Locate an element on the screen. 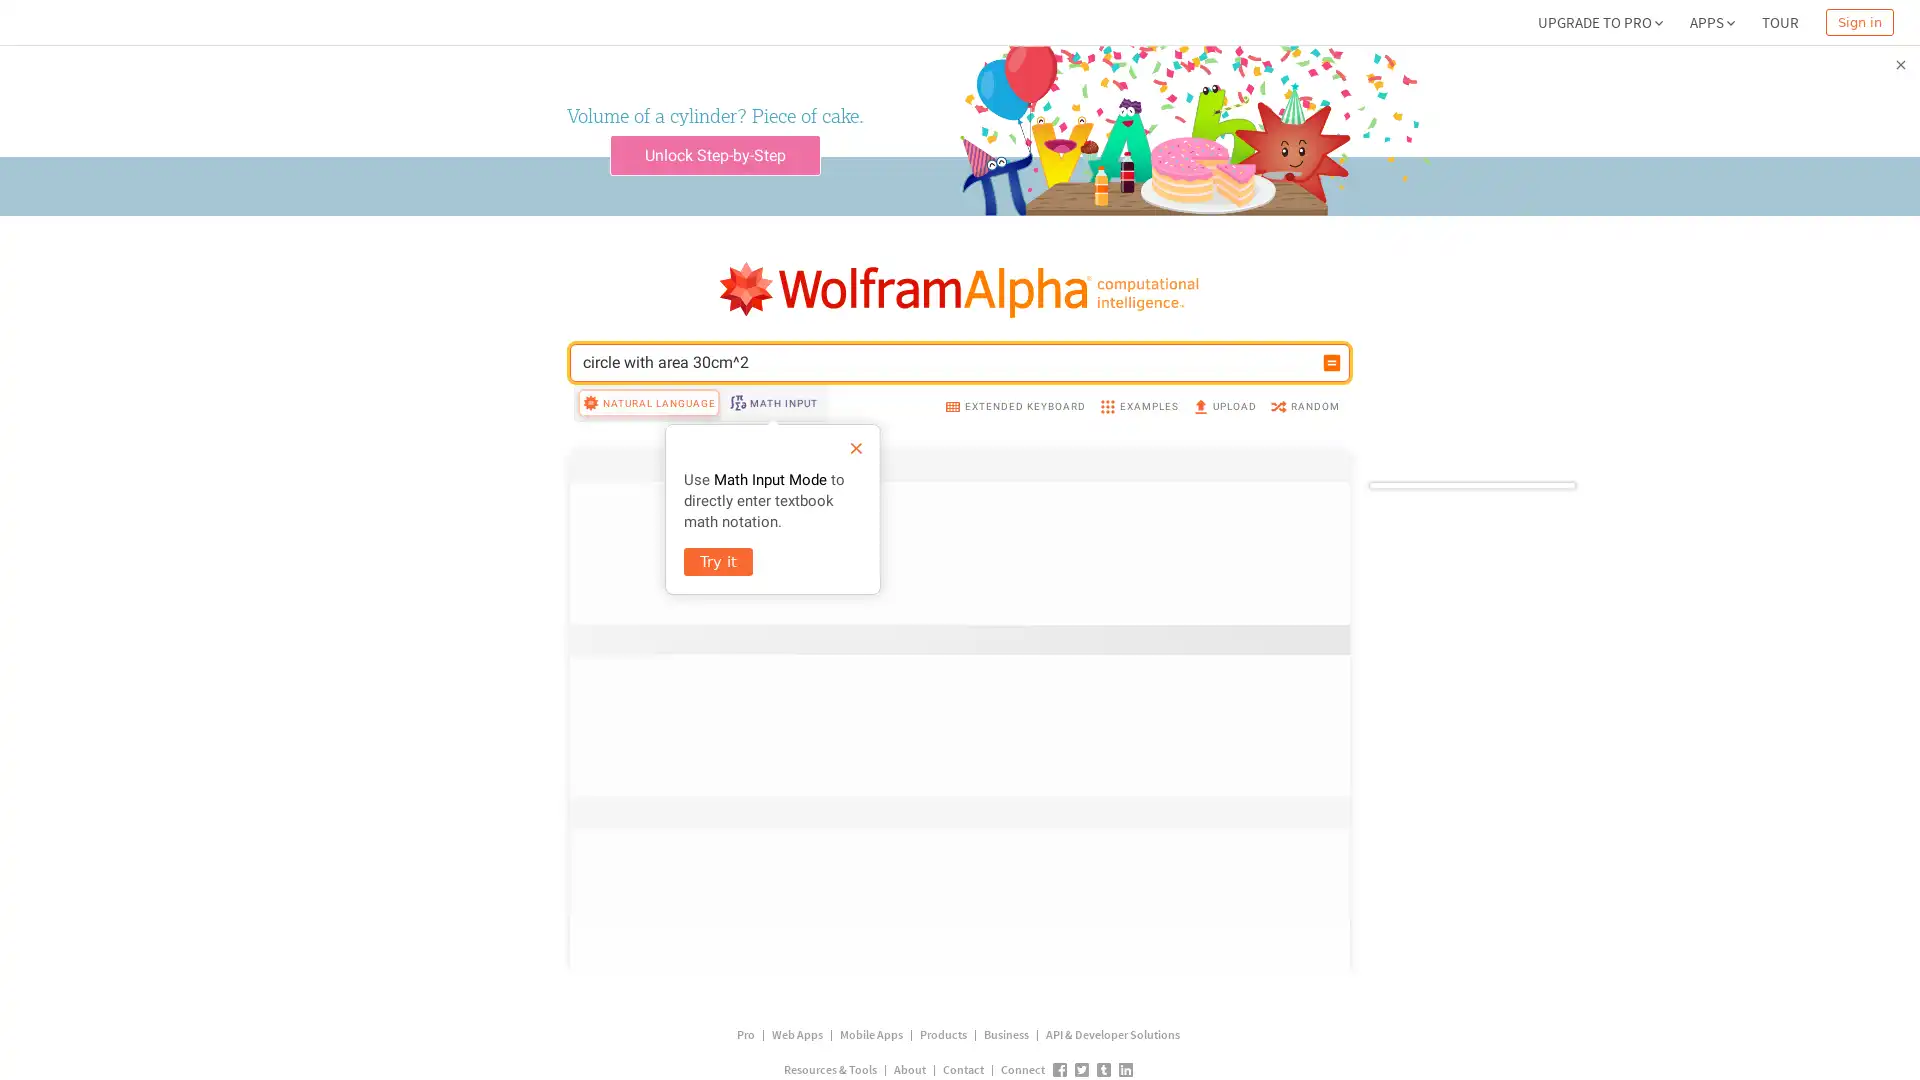 Image resolution: width=1920 pixels, height=1080 pixels. More is located at coordinates (1135, 915).